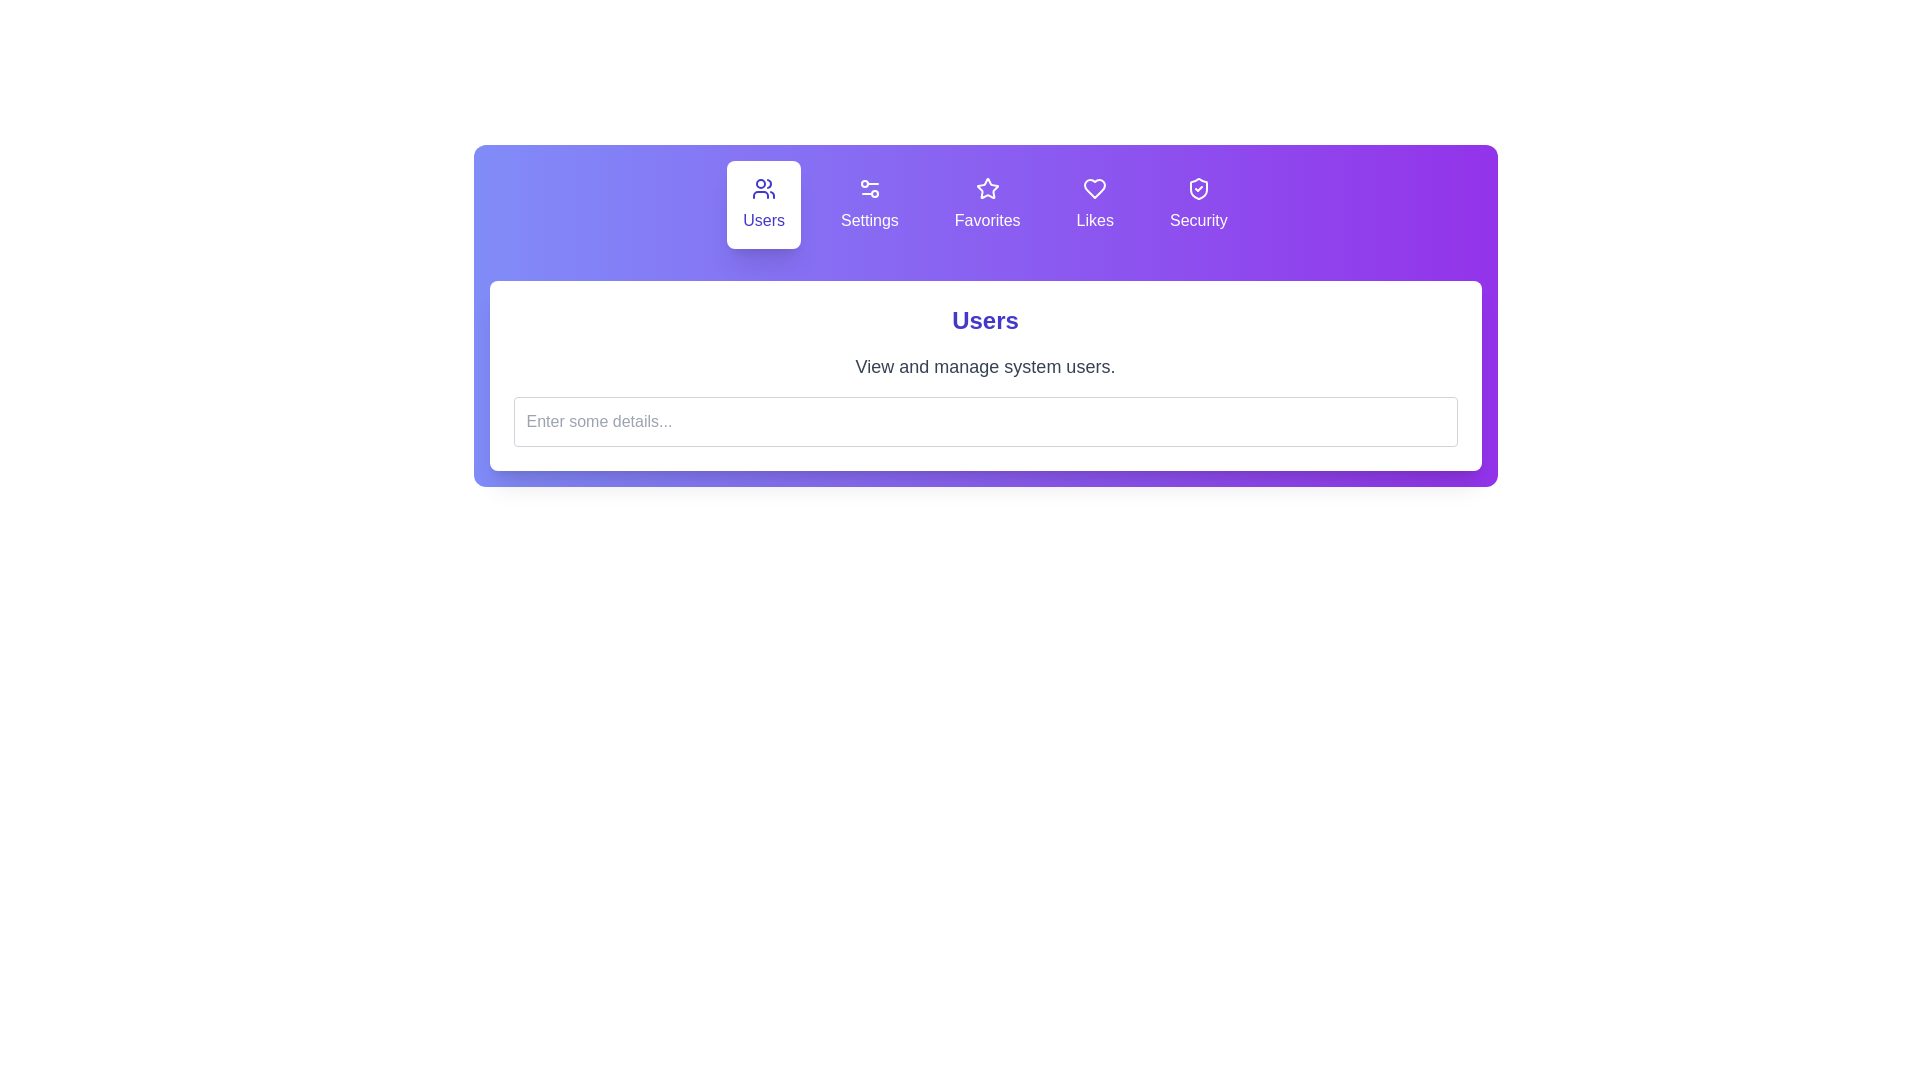 This screenshot has width=1920, height=1080. I want to click on the tab labeled Users to view its description, so click(762, 204).